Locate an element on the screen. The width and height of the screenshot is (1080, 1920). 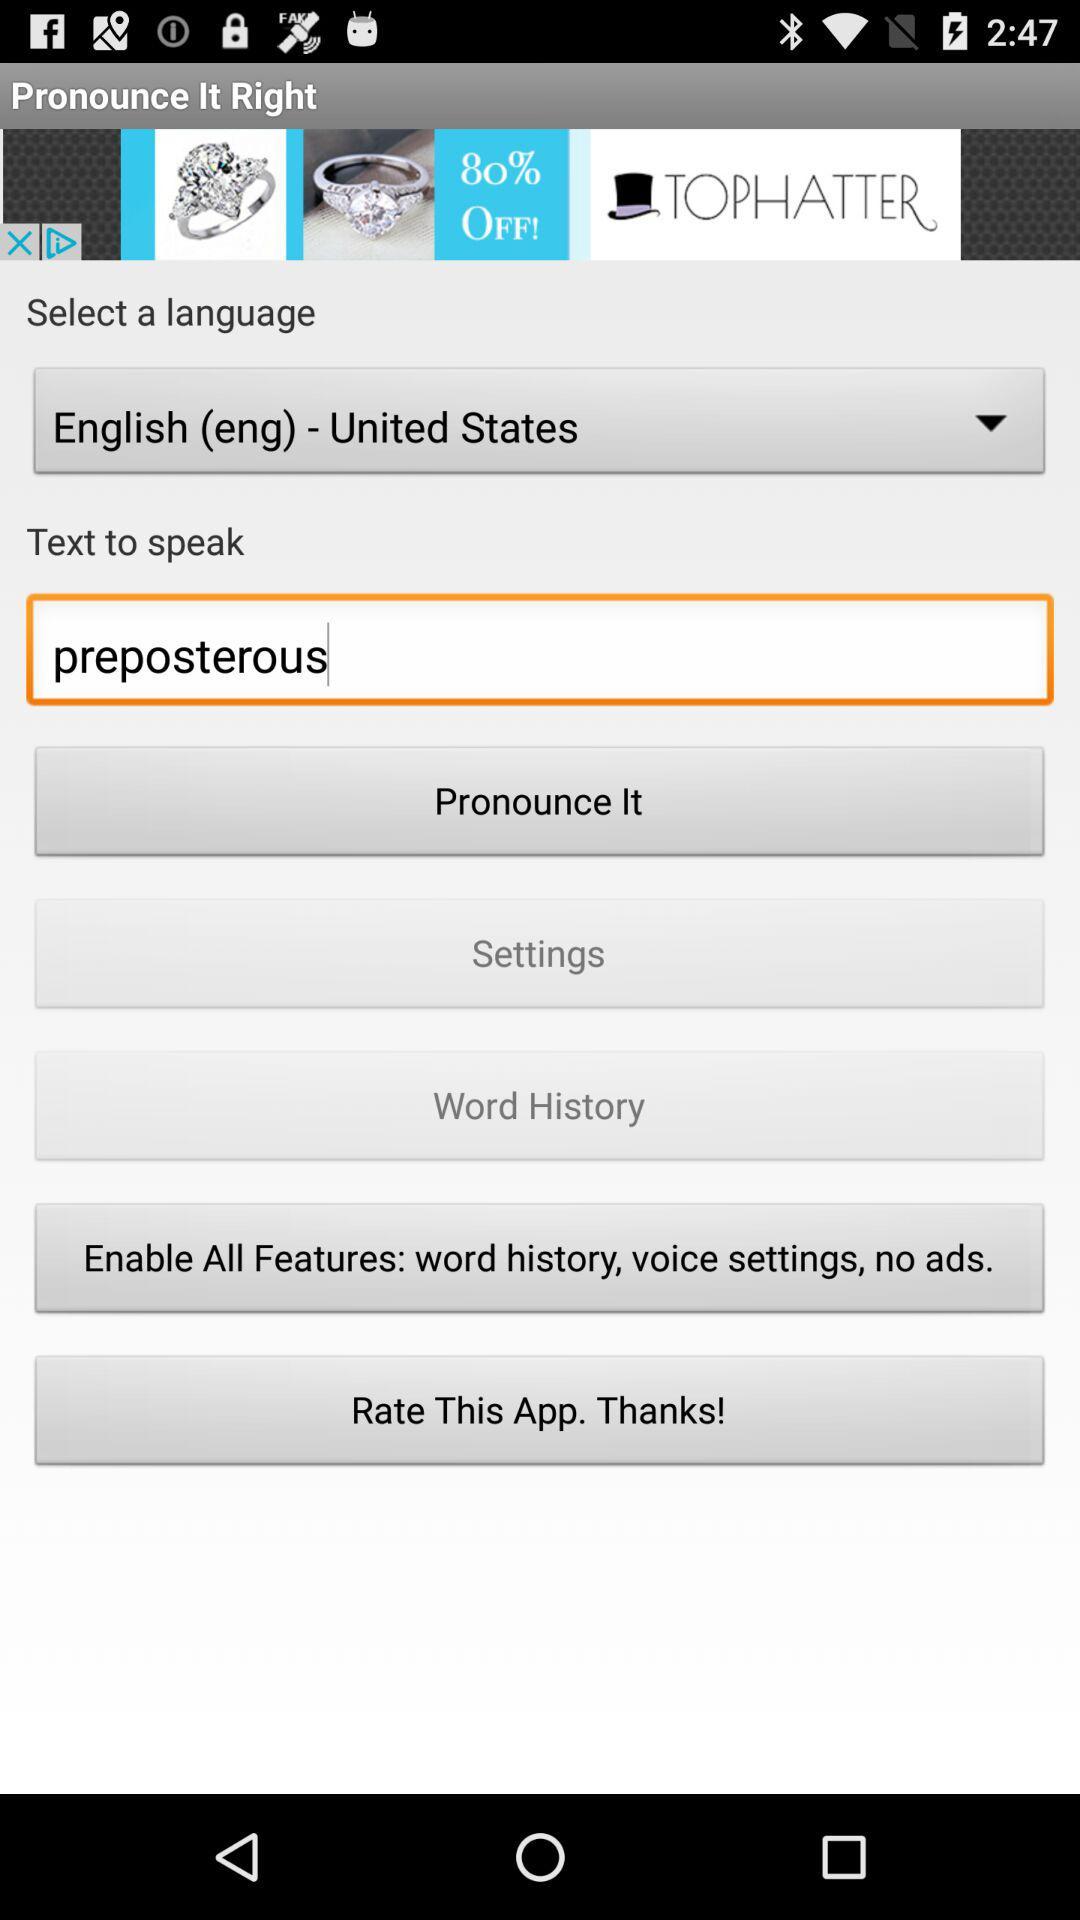
the advertisement is located at coordinates (540, 194).